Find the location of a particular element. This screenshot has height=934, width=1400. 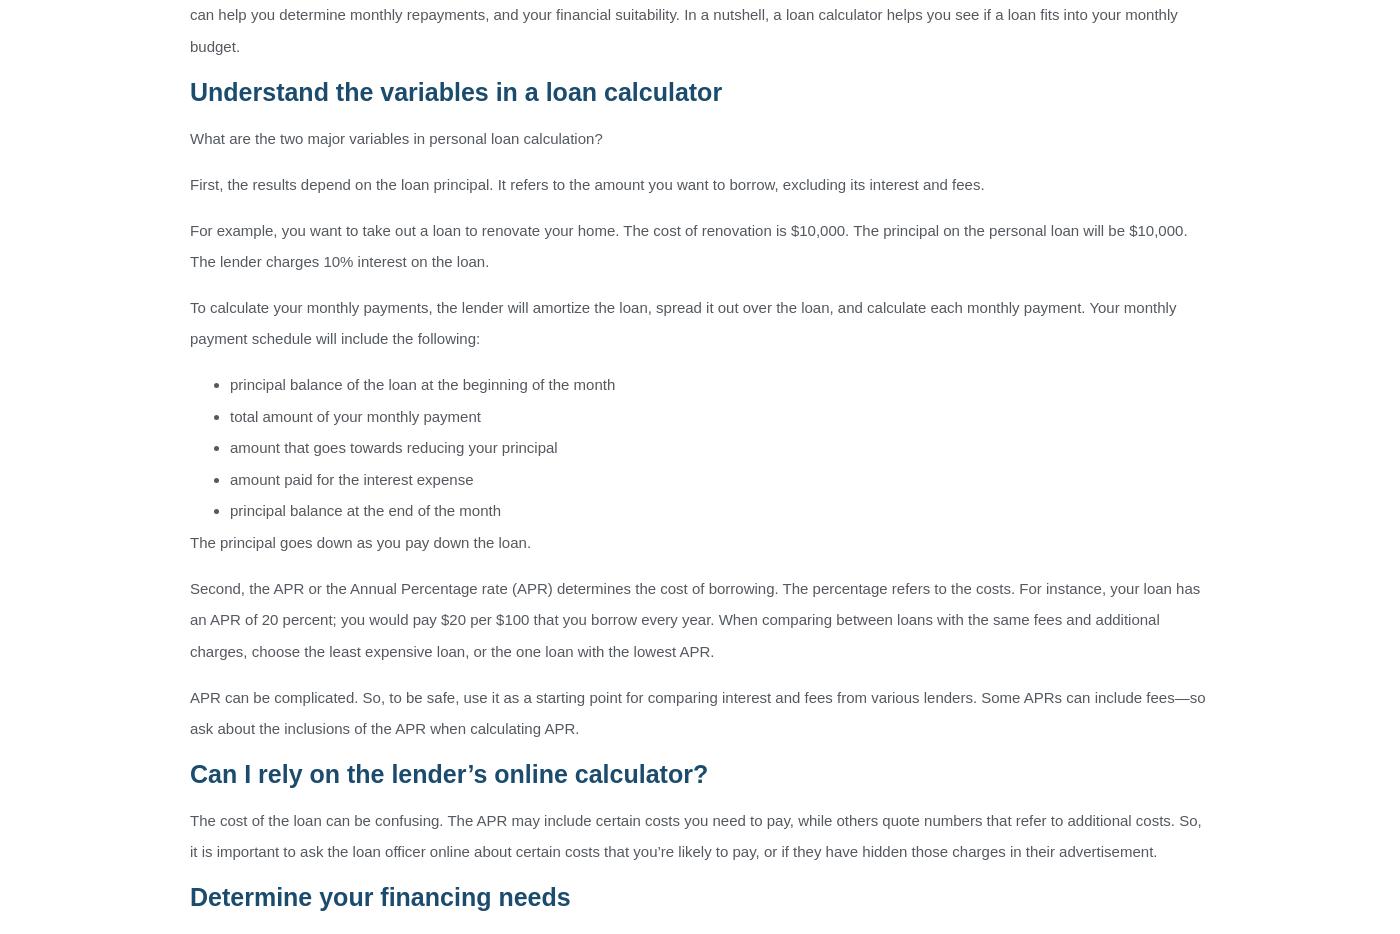

'principal balance of the loan at the beginning of the month' is located at coordinates (422, 383).